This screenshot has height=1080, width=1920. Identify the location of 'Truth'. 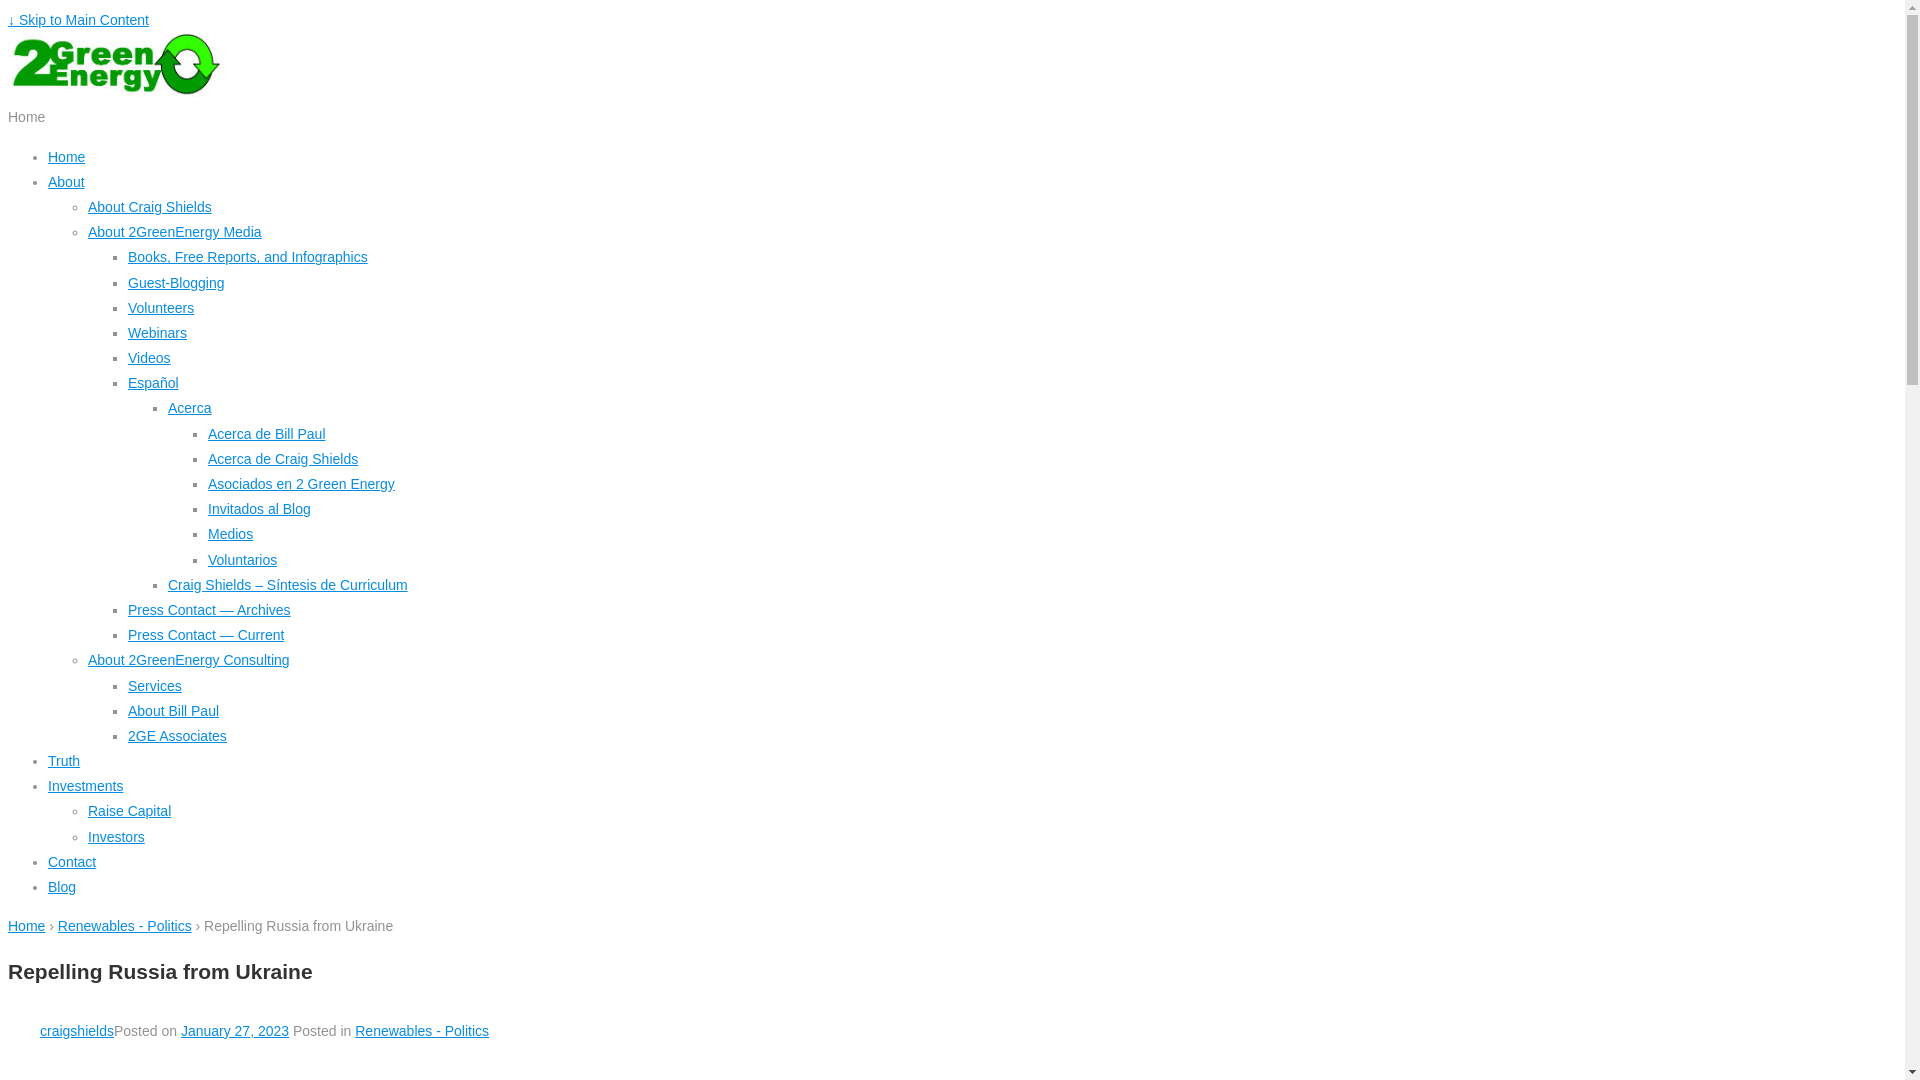
(48, 760).